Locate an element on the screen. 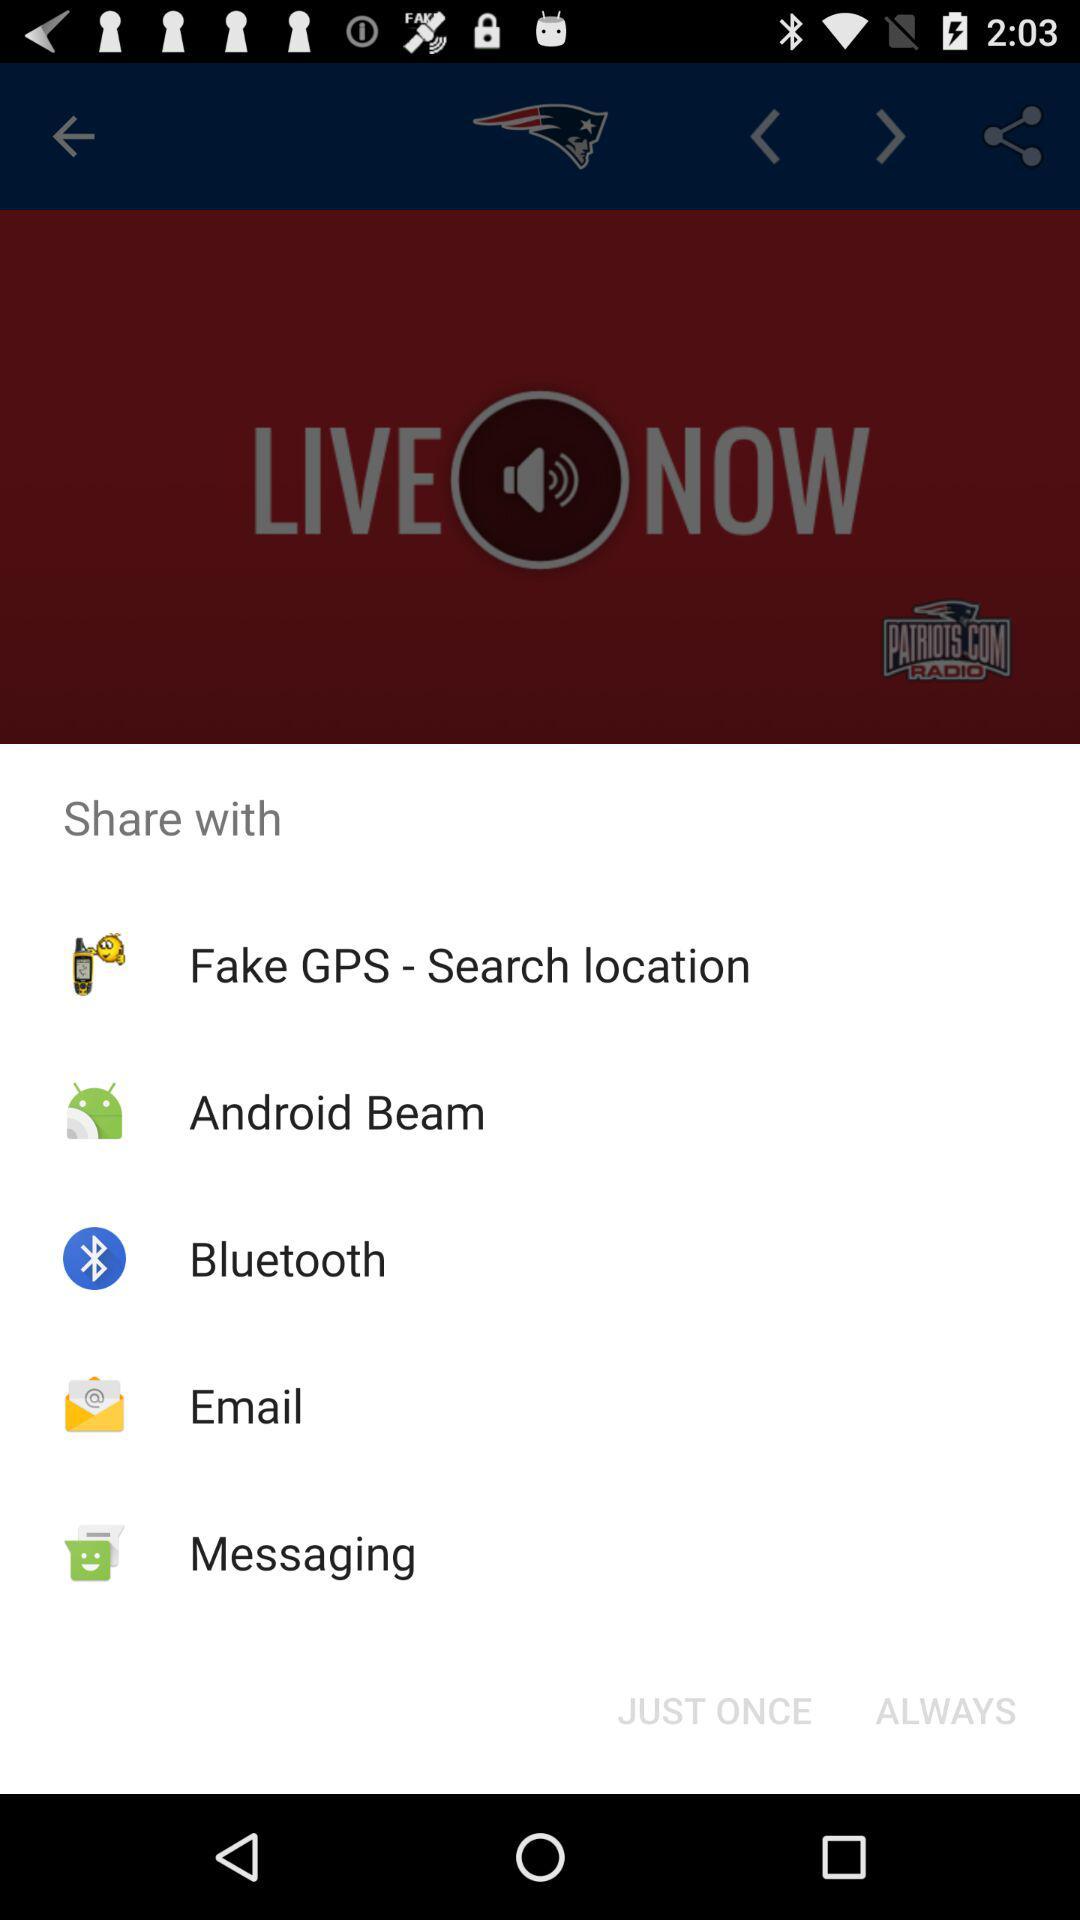  icon to the left of always icon is located at coordinates (713, 1708).